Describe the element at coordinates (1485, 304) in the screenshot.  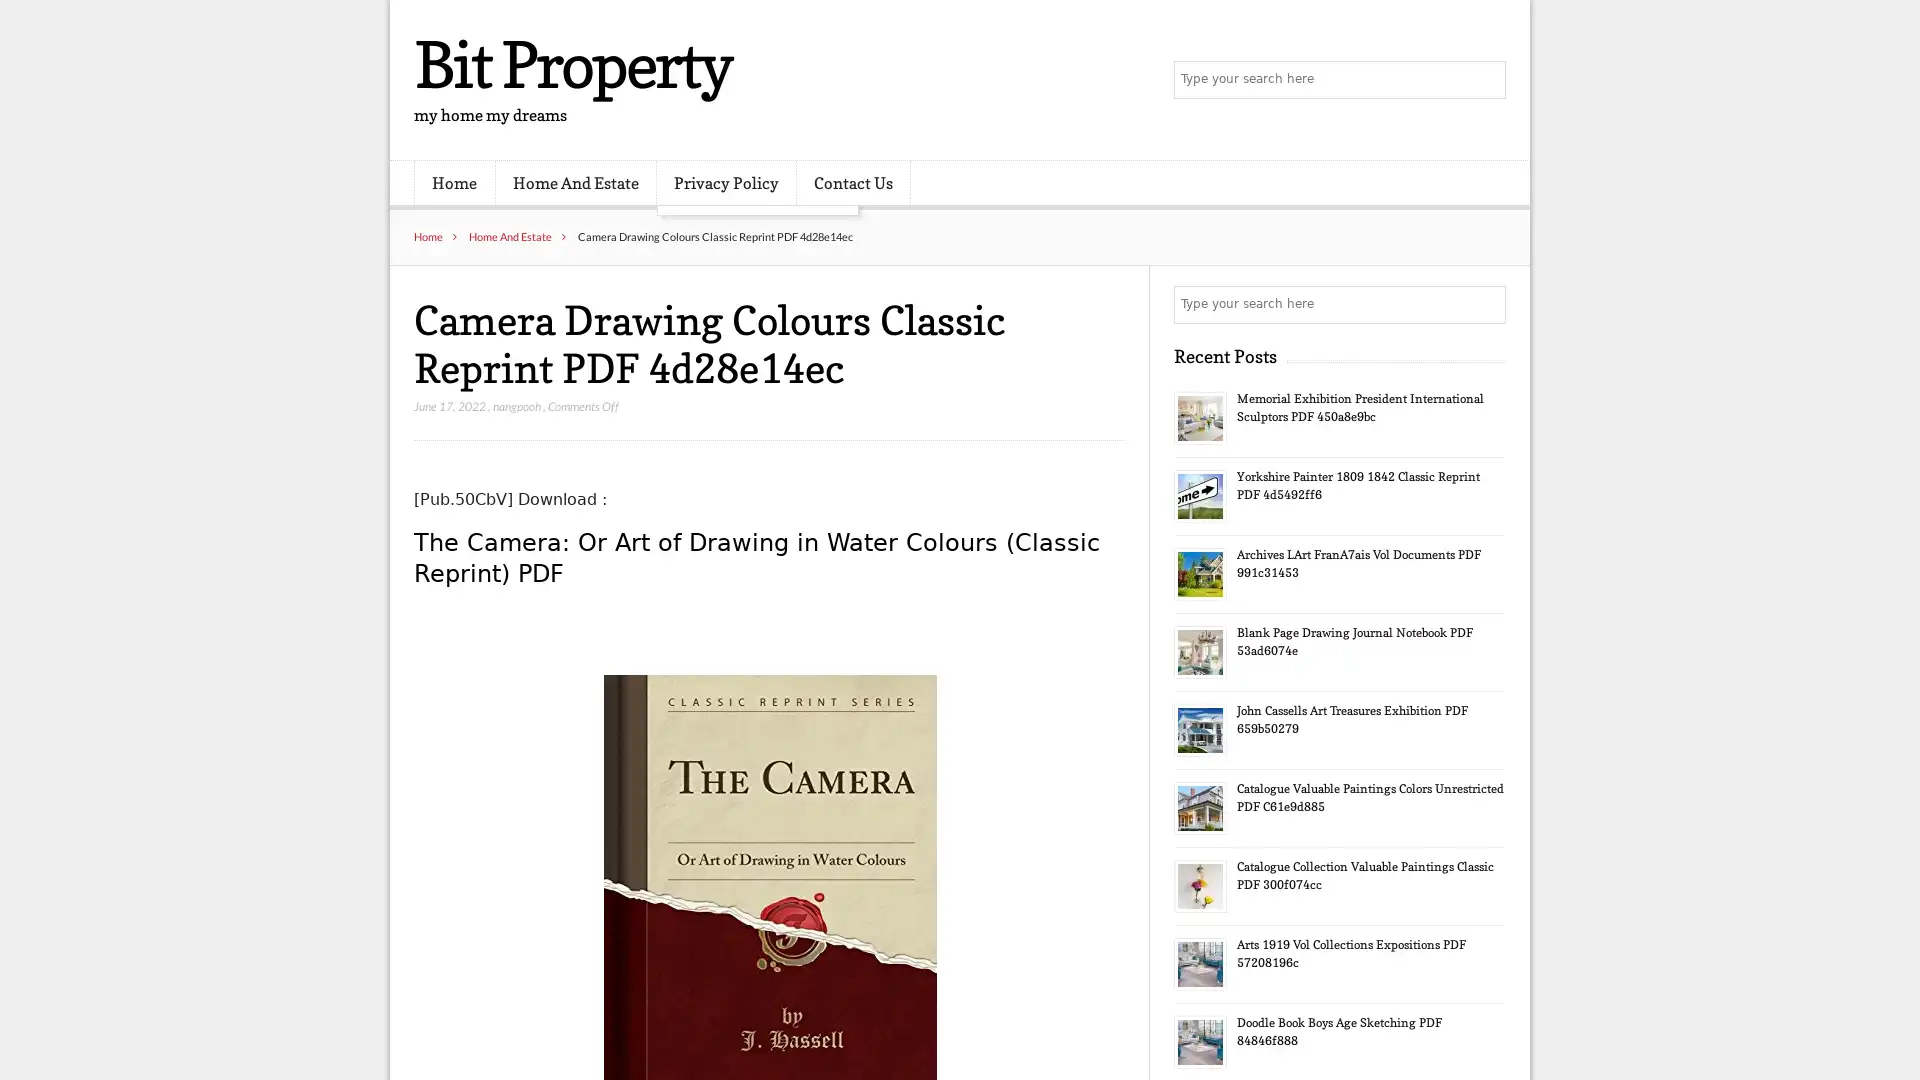
I see `Search` at that location.